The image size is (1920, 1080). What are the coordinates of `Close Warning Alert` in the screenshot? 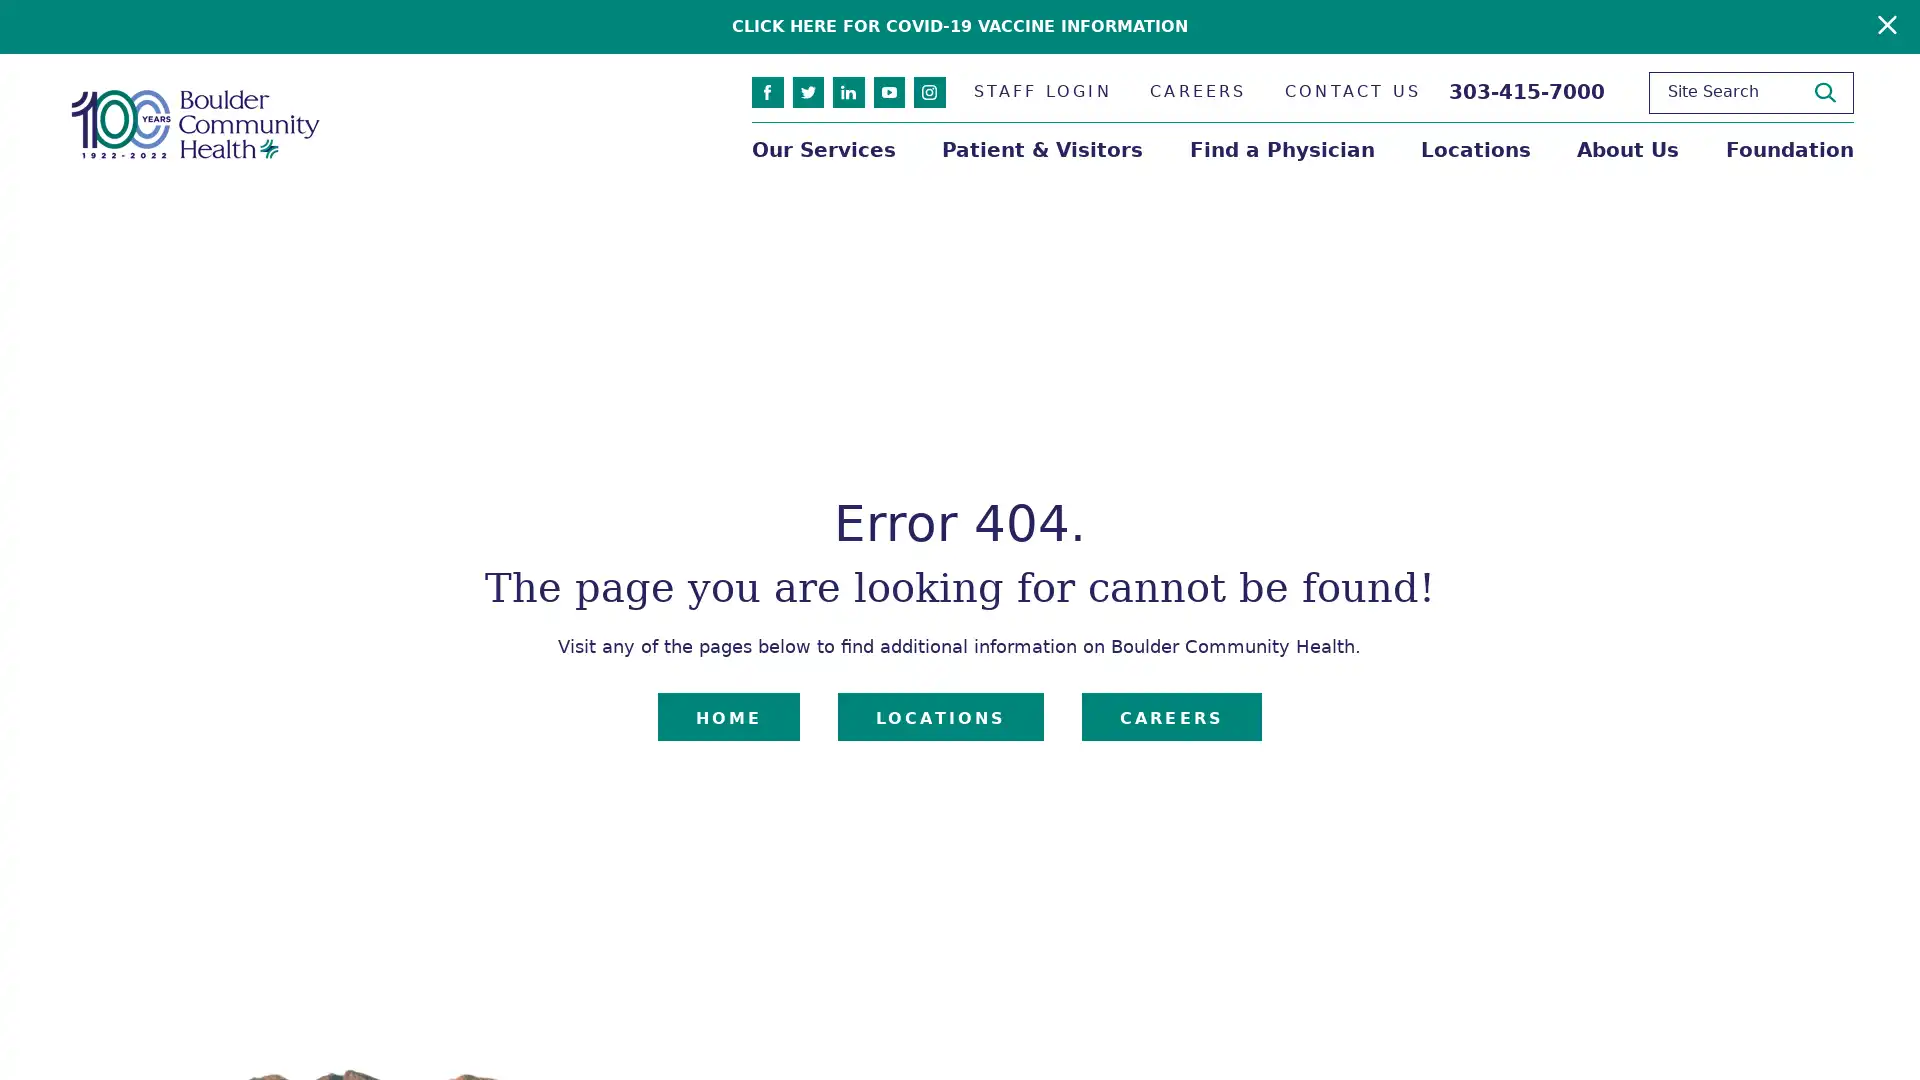 It's located at (1885, 26).